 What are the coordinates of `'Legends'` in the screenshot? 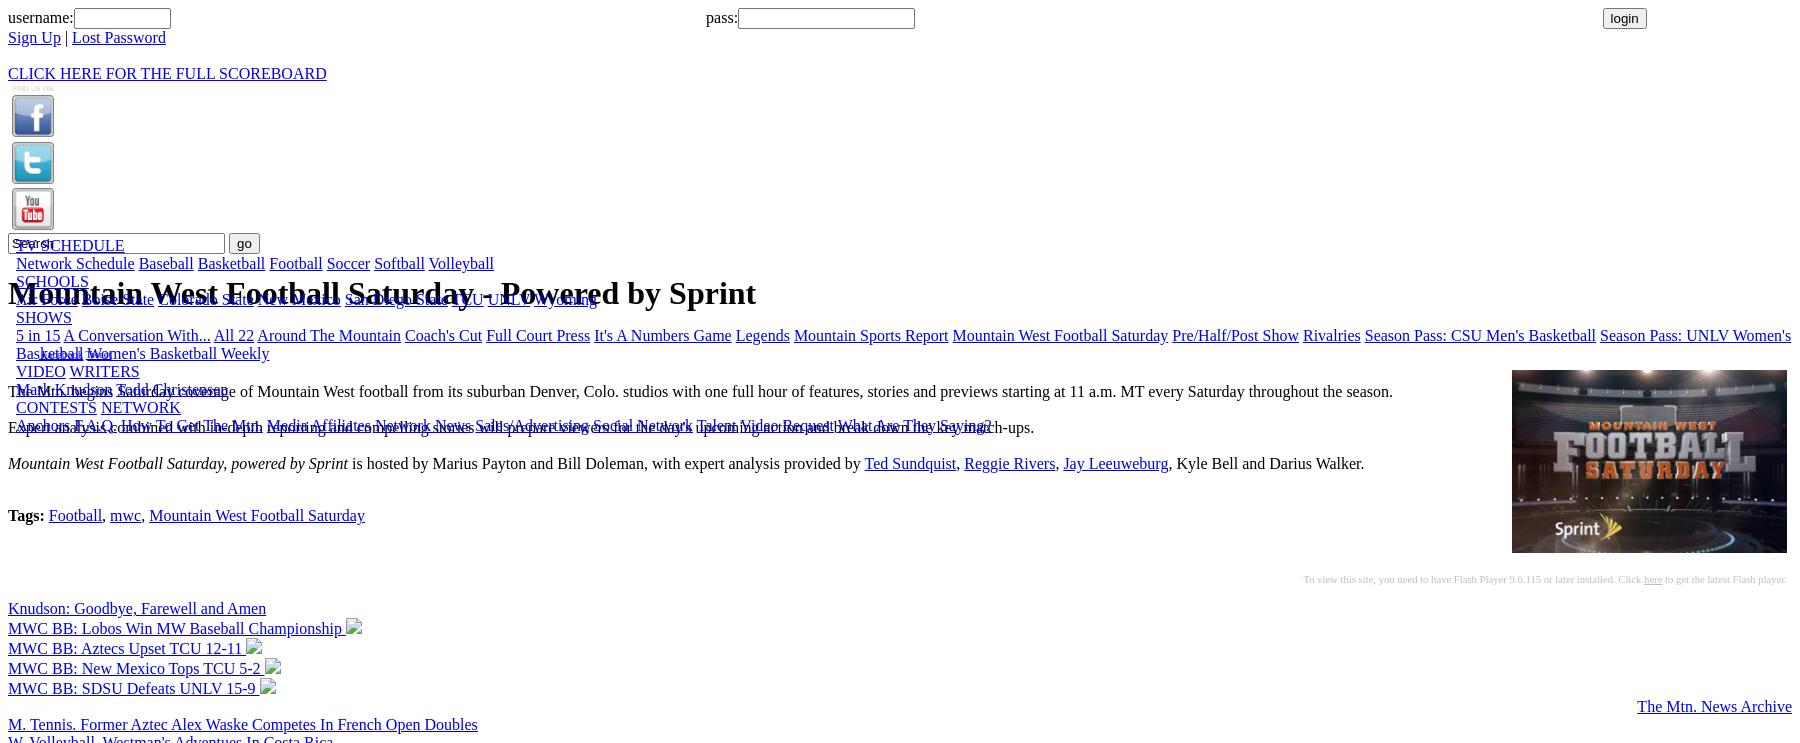 It's located at (760, 334).